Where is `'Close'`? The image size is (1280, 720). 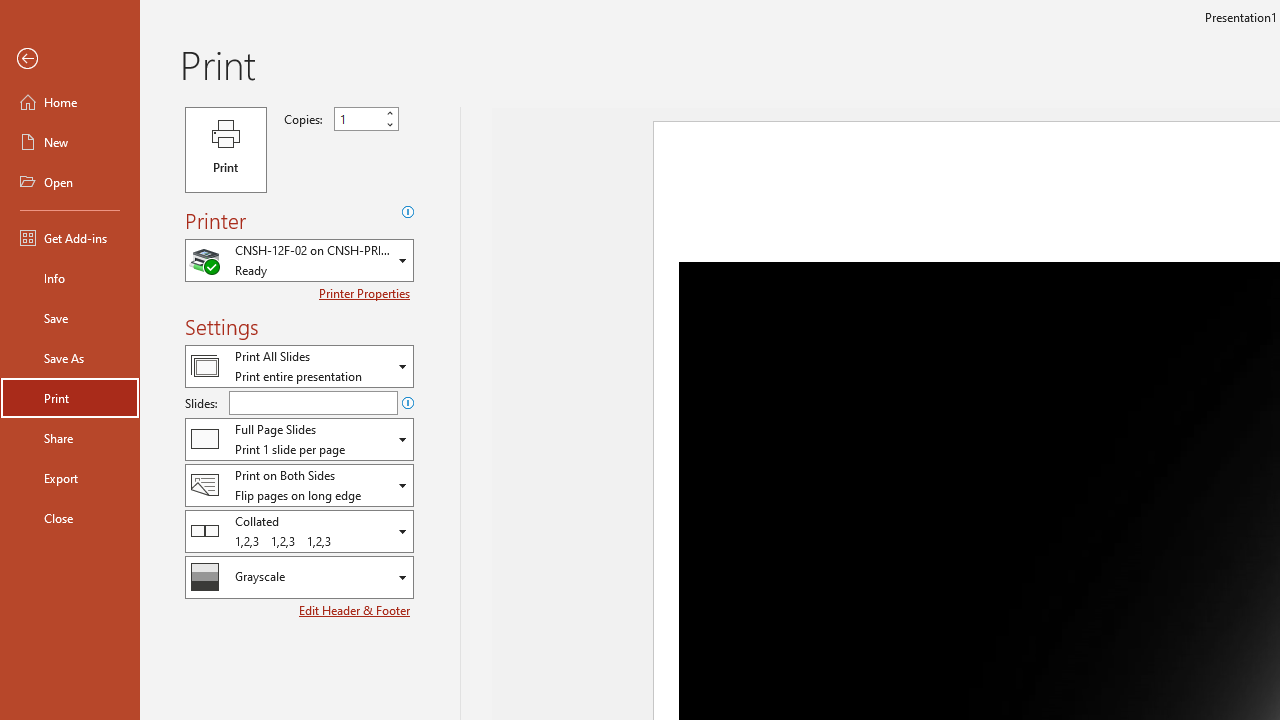
'Close' is located at coordinates (69, 517).